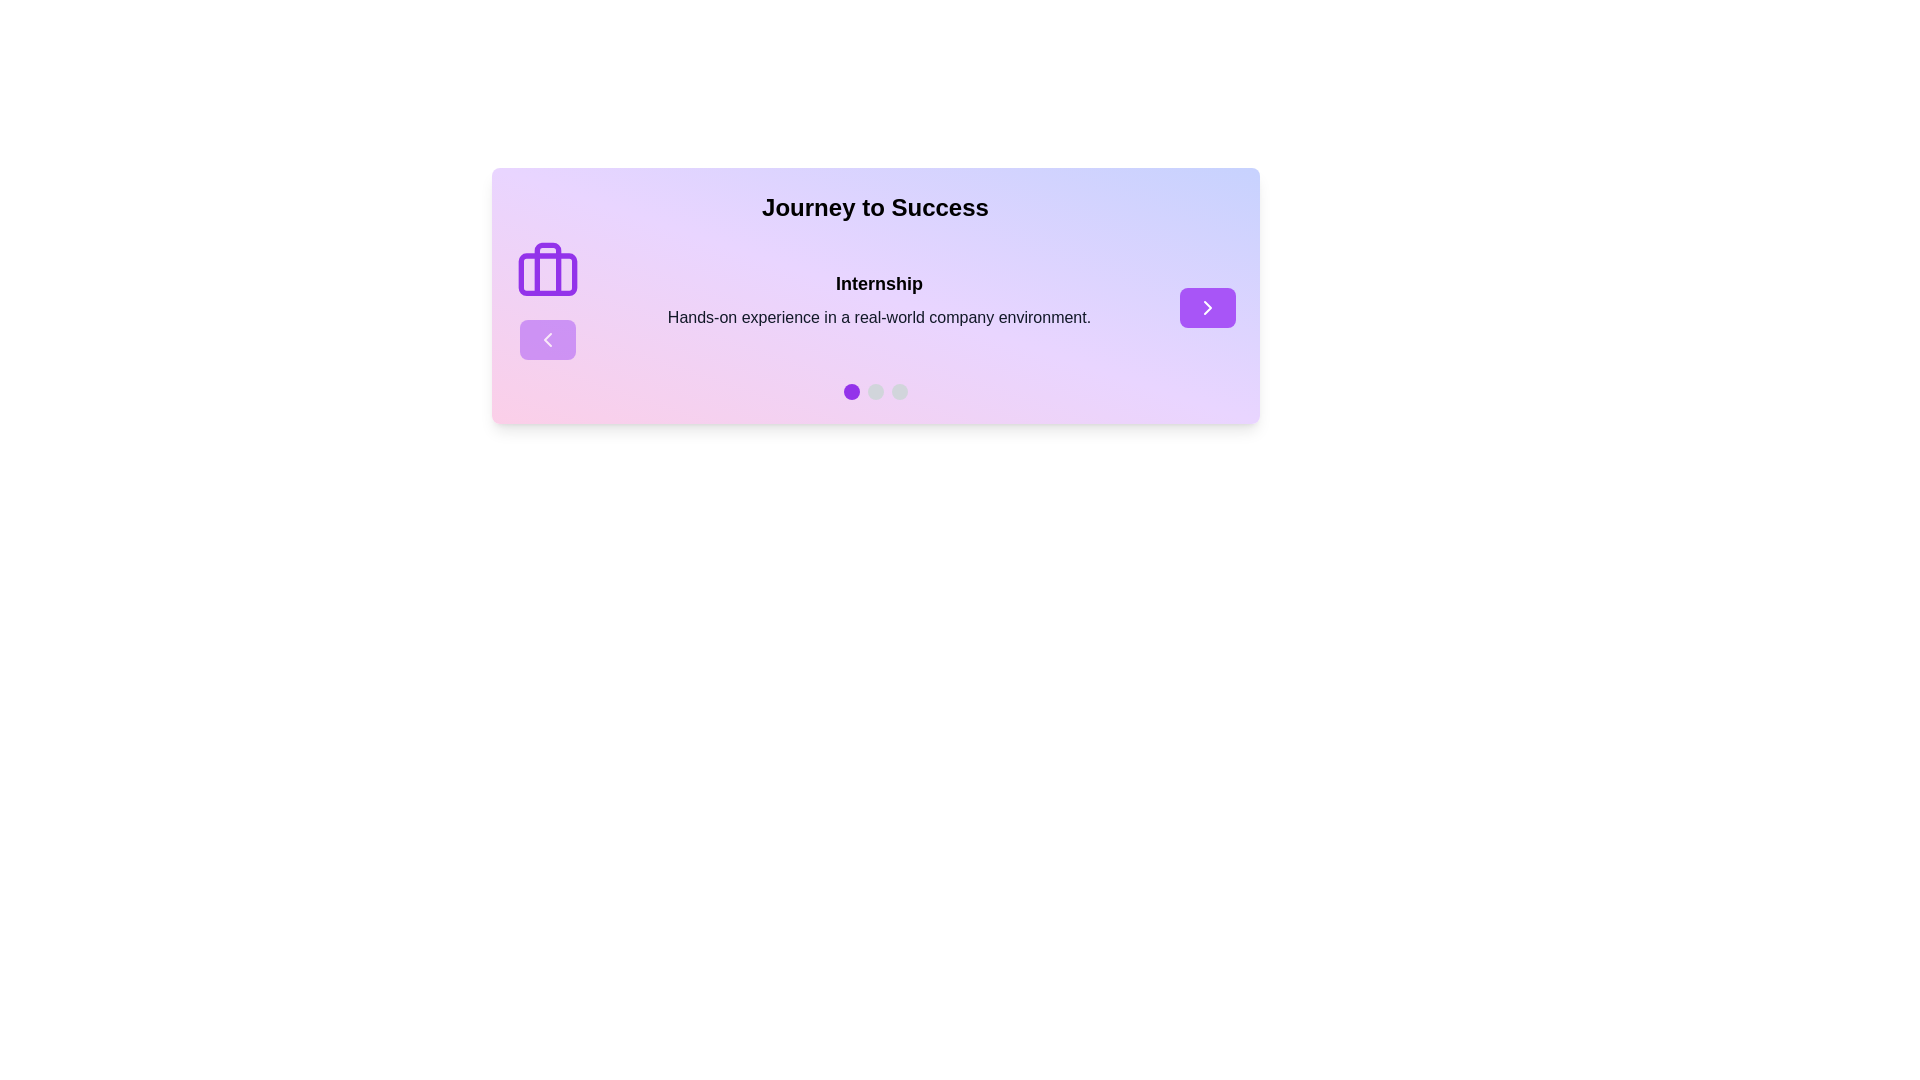 The height and width of the screenshot is (1080, 1920). What do you see at coordinates (875, 300) in the screenshot?
I see `informative text block titled 'Internship' that contains the description 'Hands-on experience in a real-world company environment.'` at bounding box center [875, 300].